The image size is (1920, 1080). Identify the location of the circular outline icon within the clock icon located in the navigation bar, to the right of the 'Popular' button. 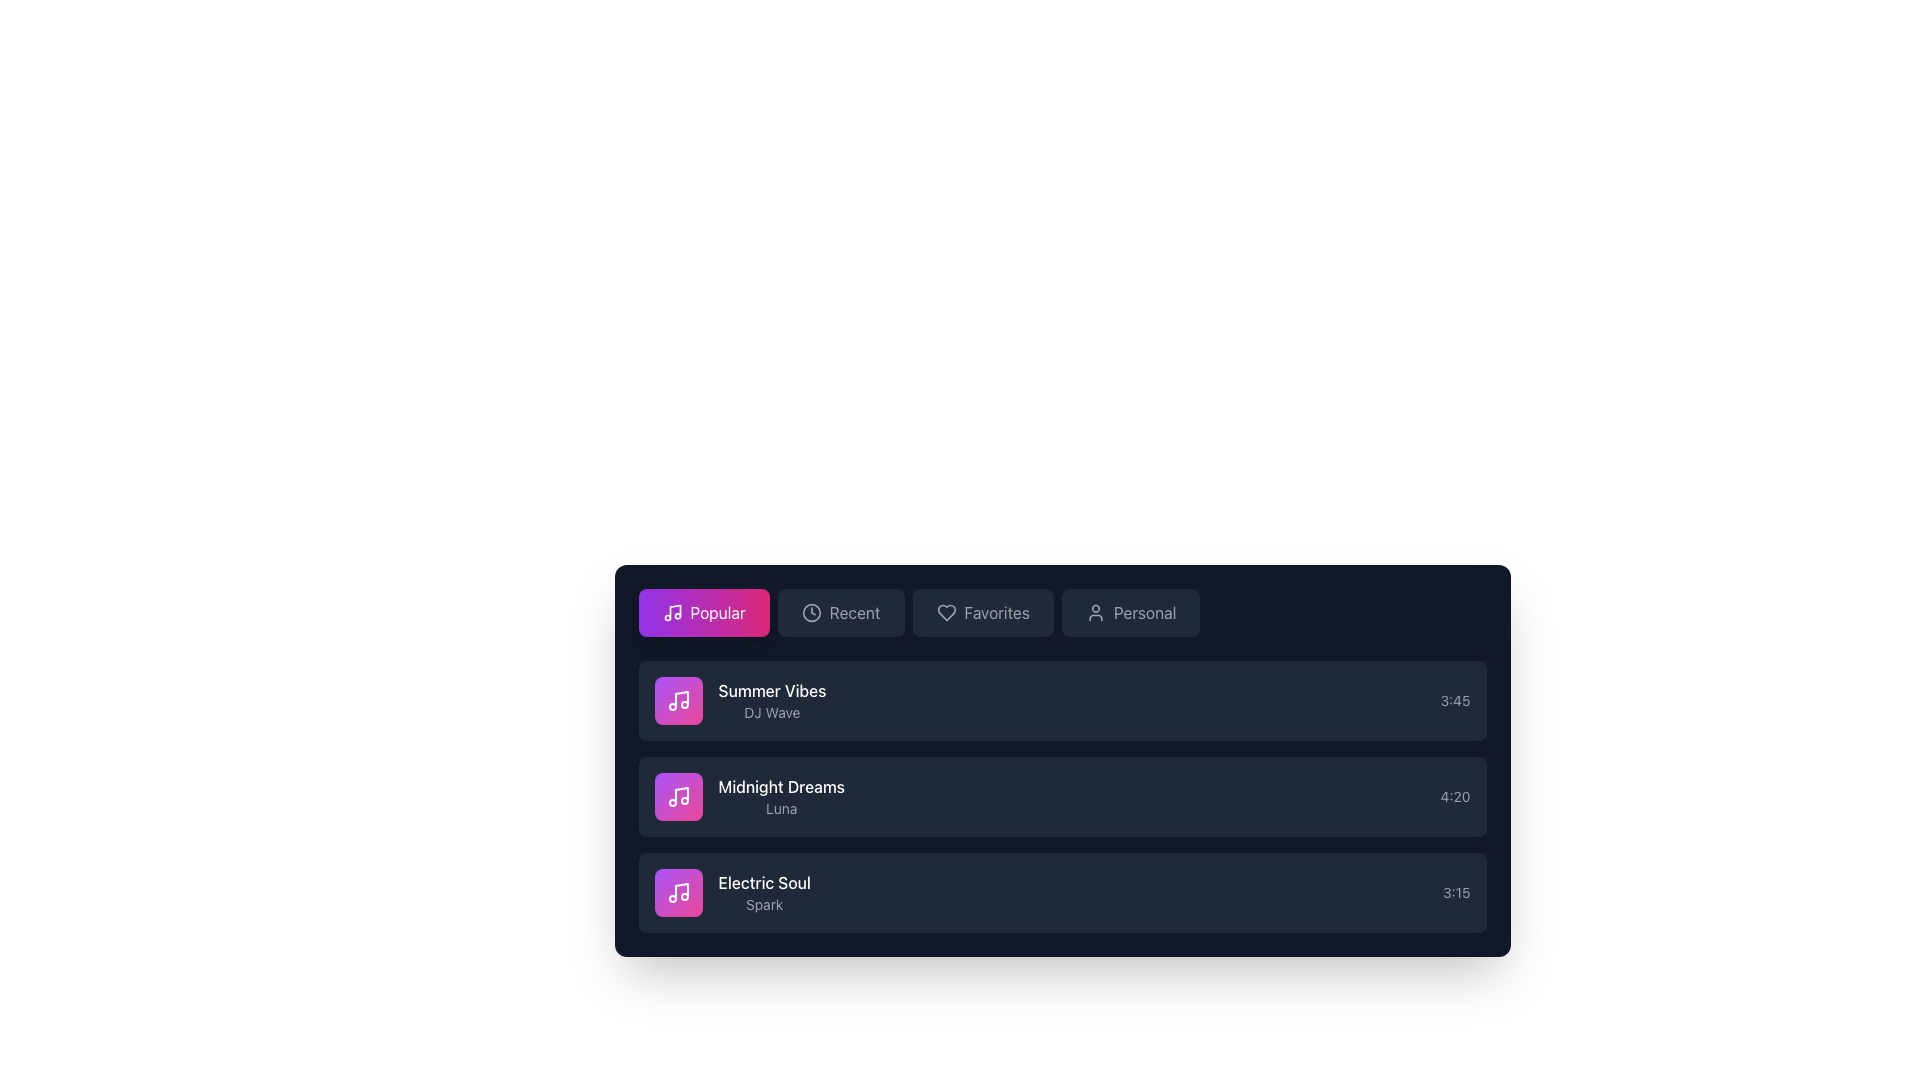
(811, 612).